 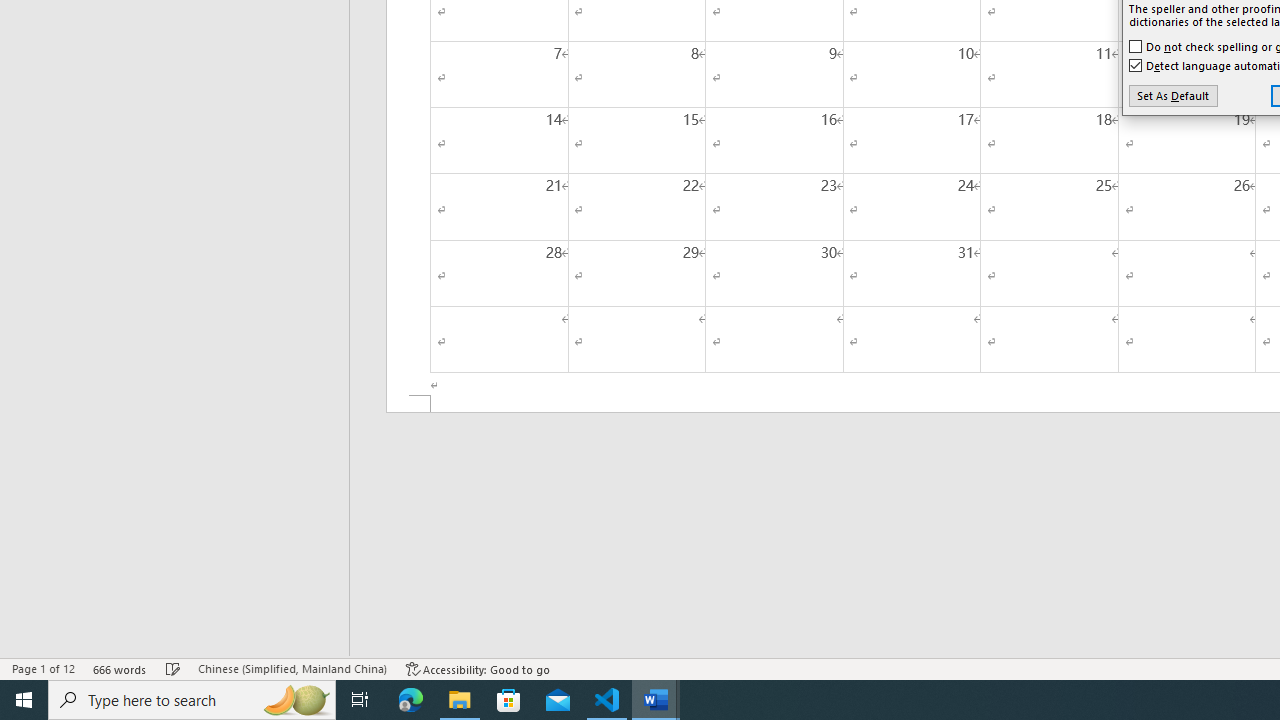 What do you see at coordinates (606, 698) in the screenshot?
I see `'Visual Studio Code - 1 running window'` at bounding box center [606, 698].